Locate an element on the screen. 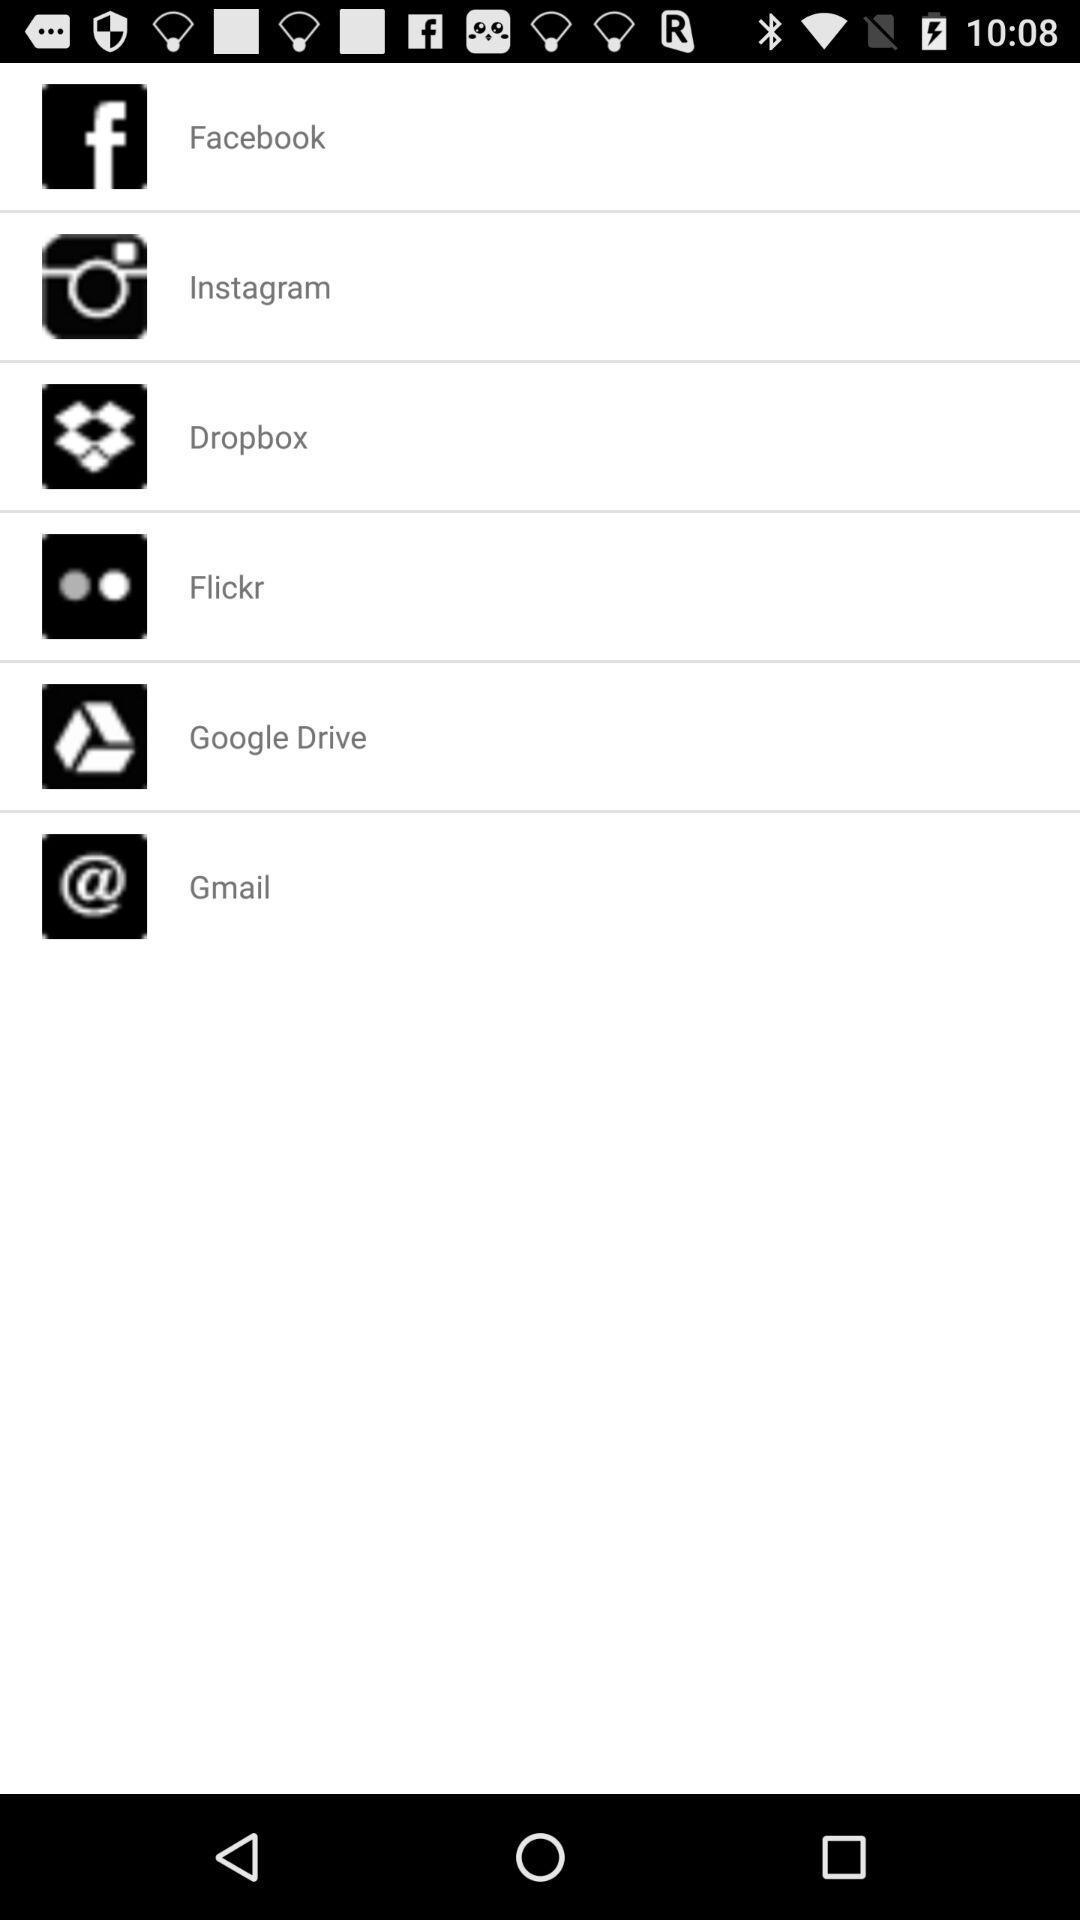  facebook app is located at coordinates (256, 135).